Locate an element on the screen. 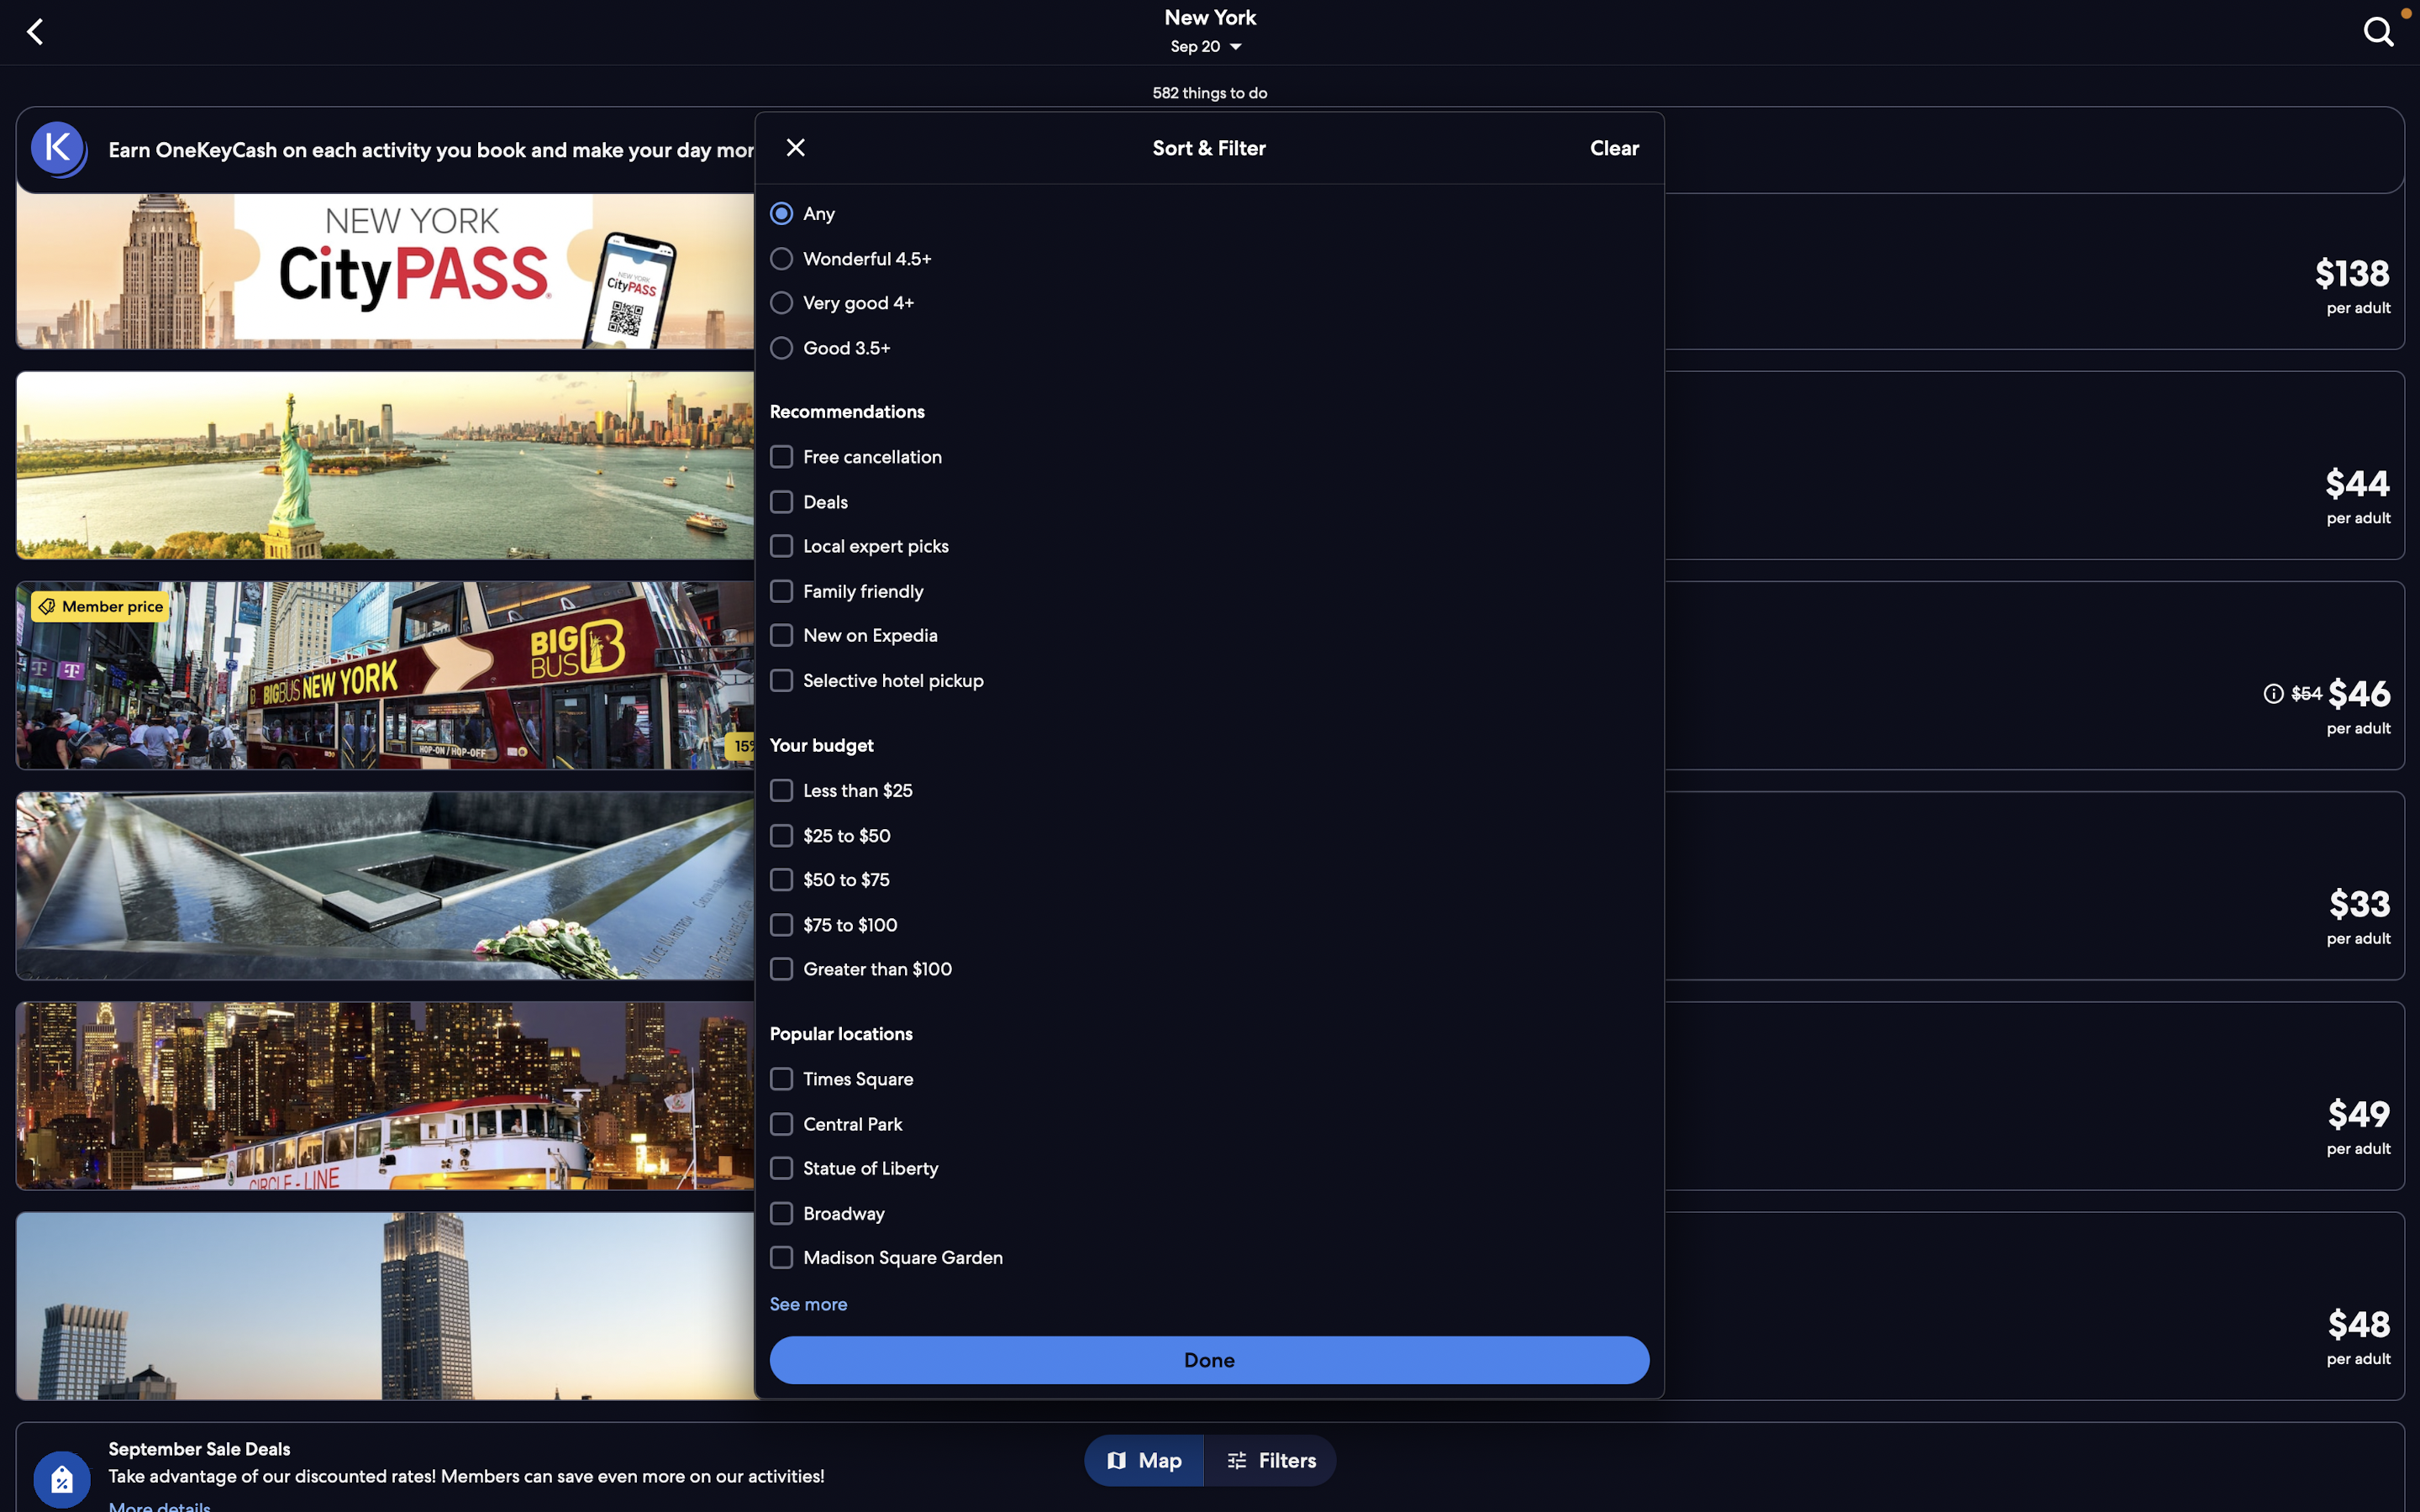 The height and width of the screenshot is (1512, 2420). Opt for places allowing free cancellation and are family friendly is located at coordinates (1205, 457).